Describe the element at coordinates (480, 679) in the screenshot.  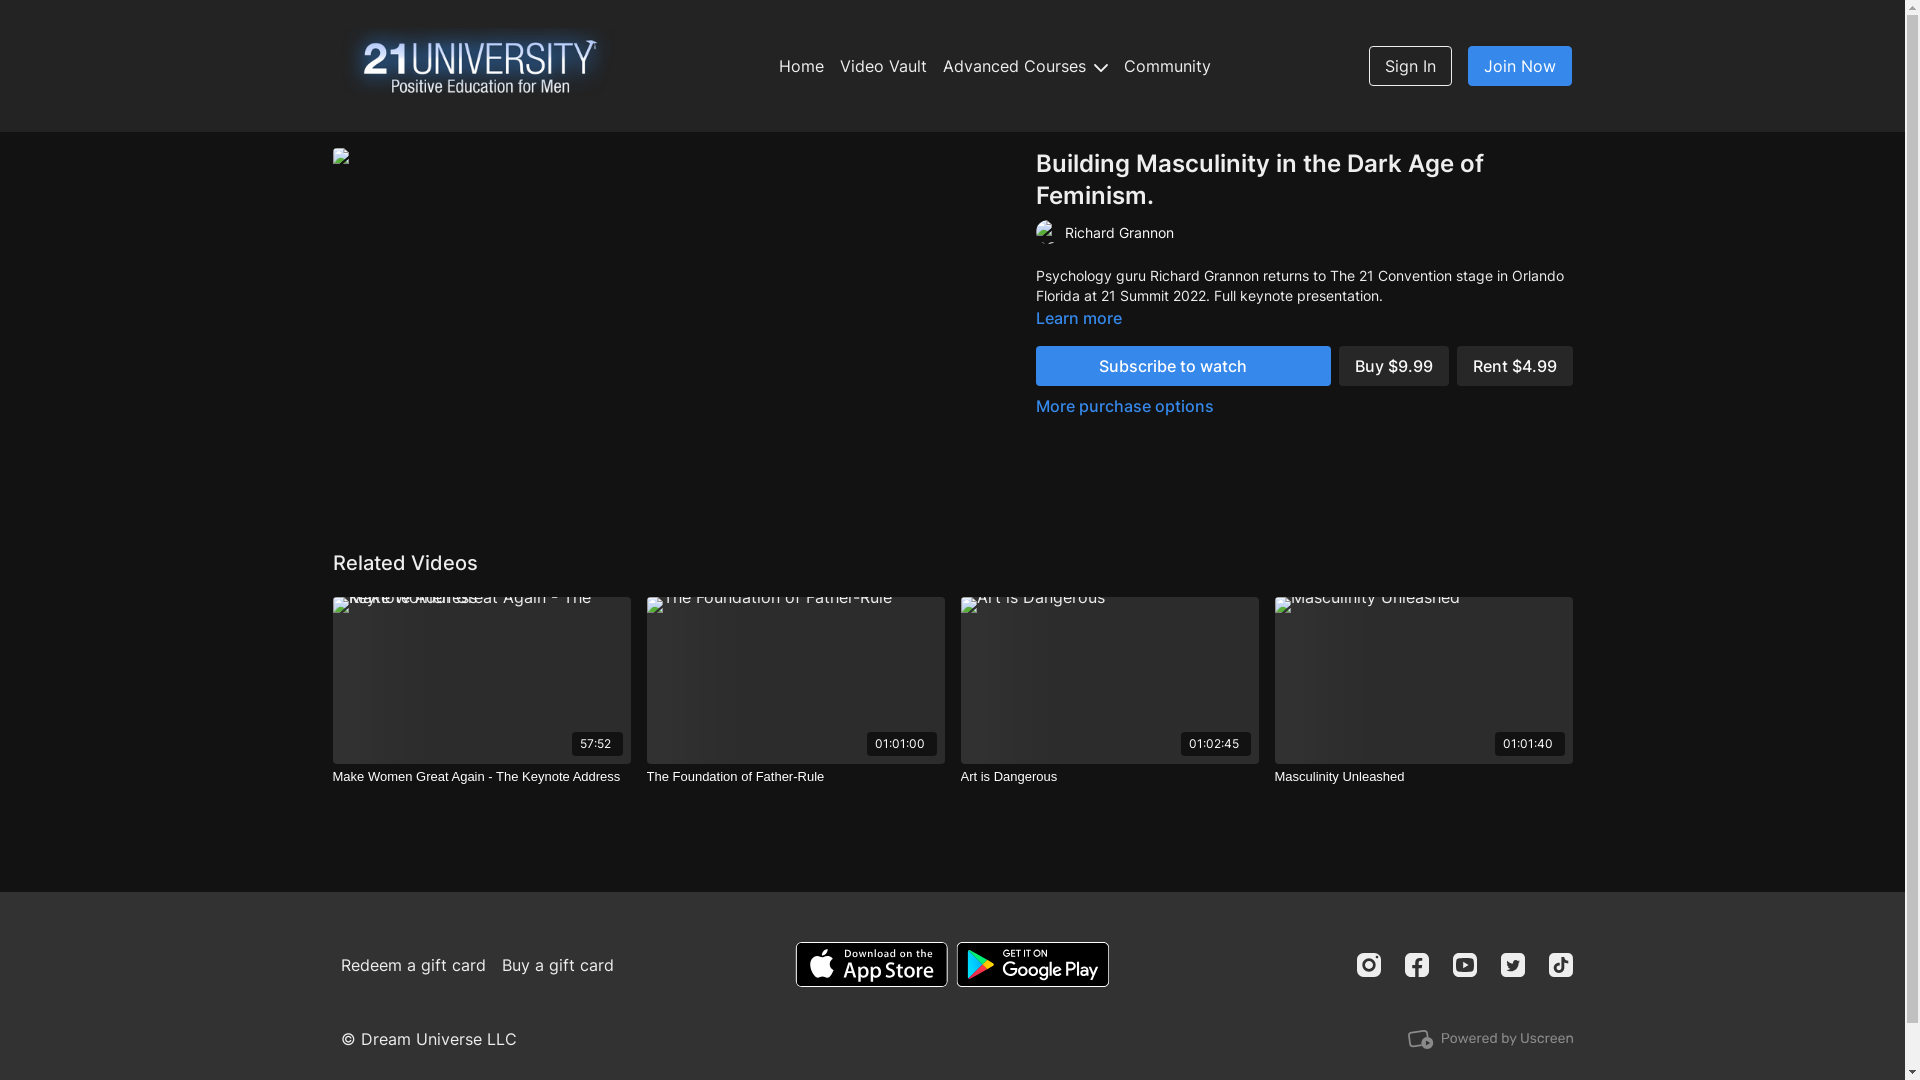
I see `'57:52'` at that location.